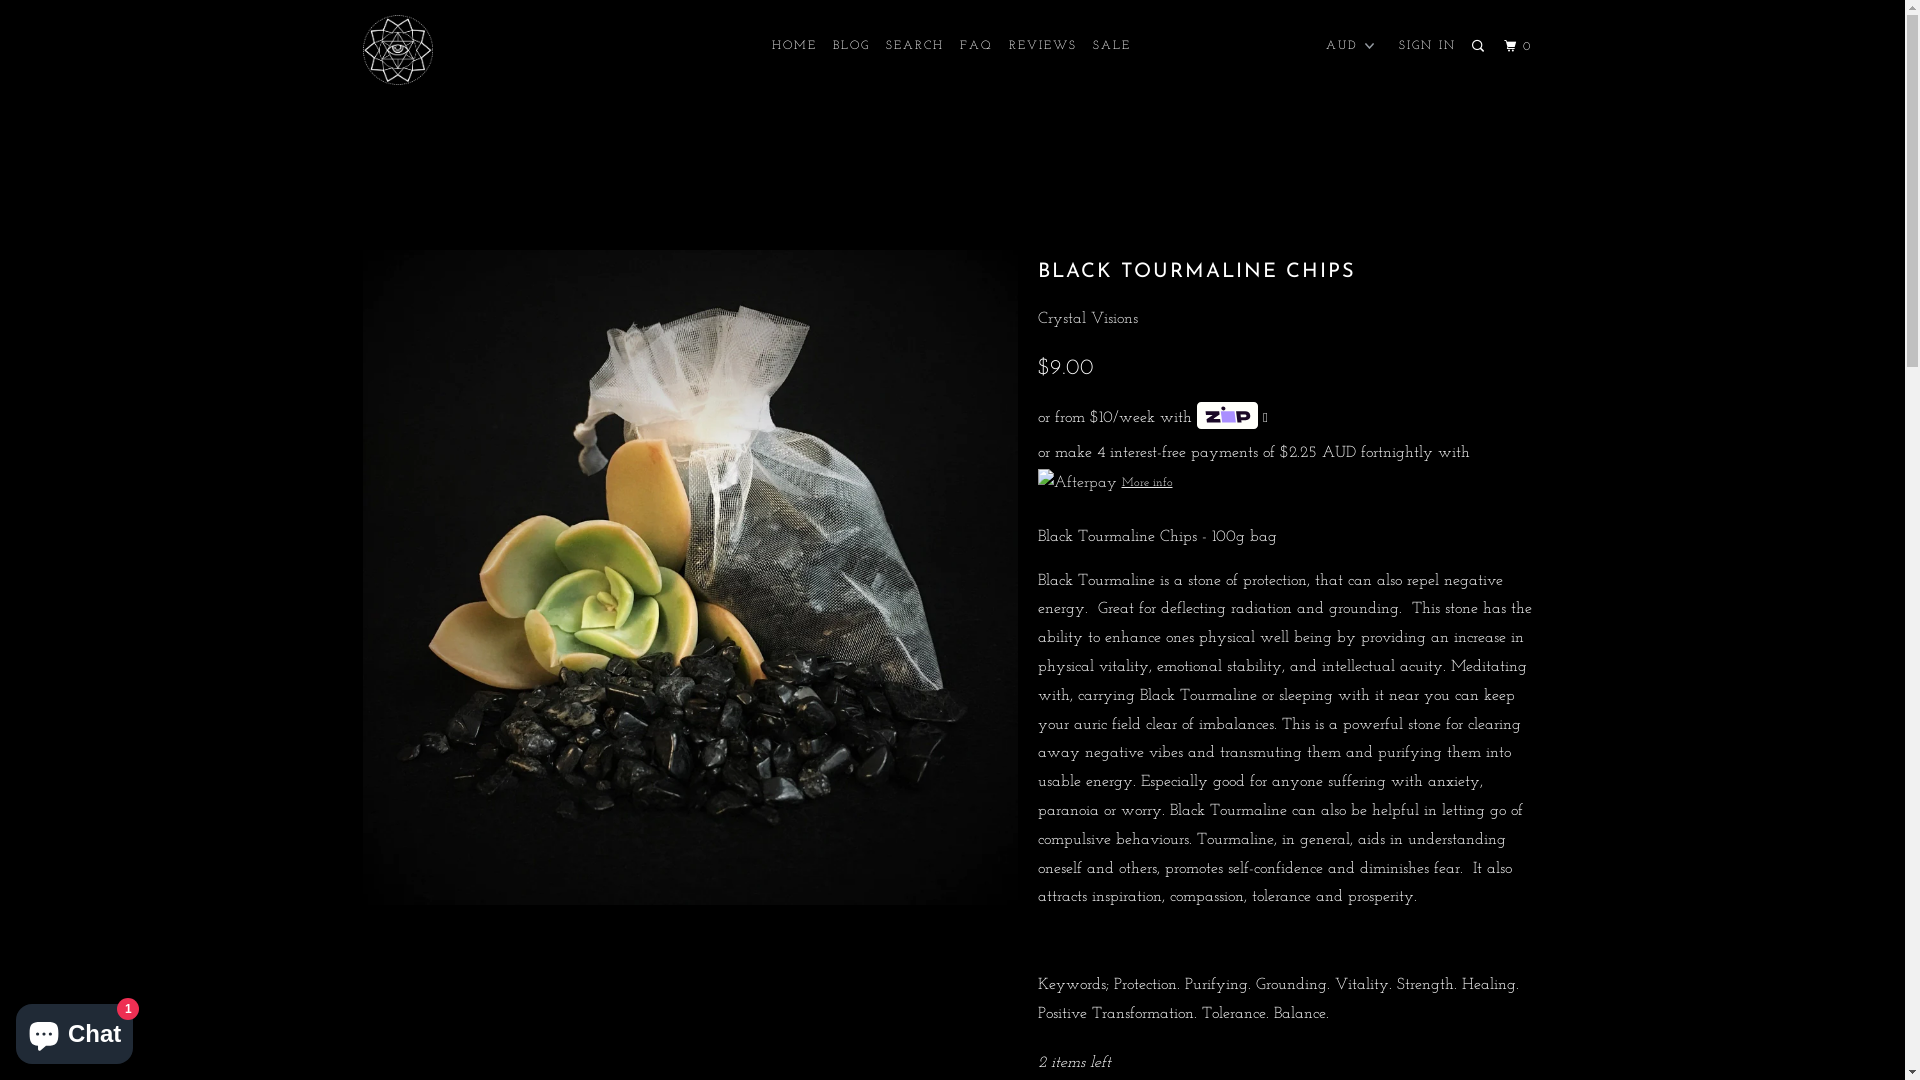 The width and height of the screenshot is (1920, 1080). Describe the element at coordinates (361, 49) in the screenshot. I see `'Crystal Visions Store'` at that location.